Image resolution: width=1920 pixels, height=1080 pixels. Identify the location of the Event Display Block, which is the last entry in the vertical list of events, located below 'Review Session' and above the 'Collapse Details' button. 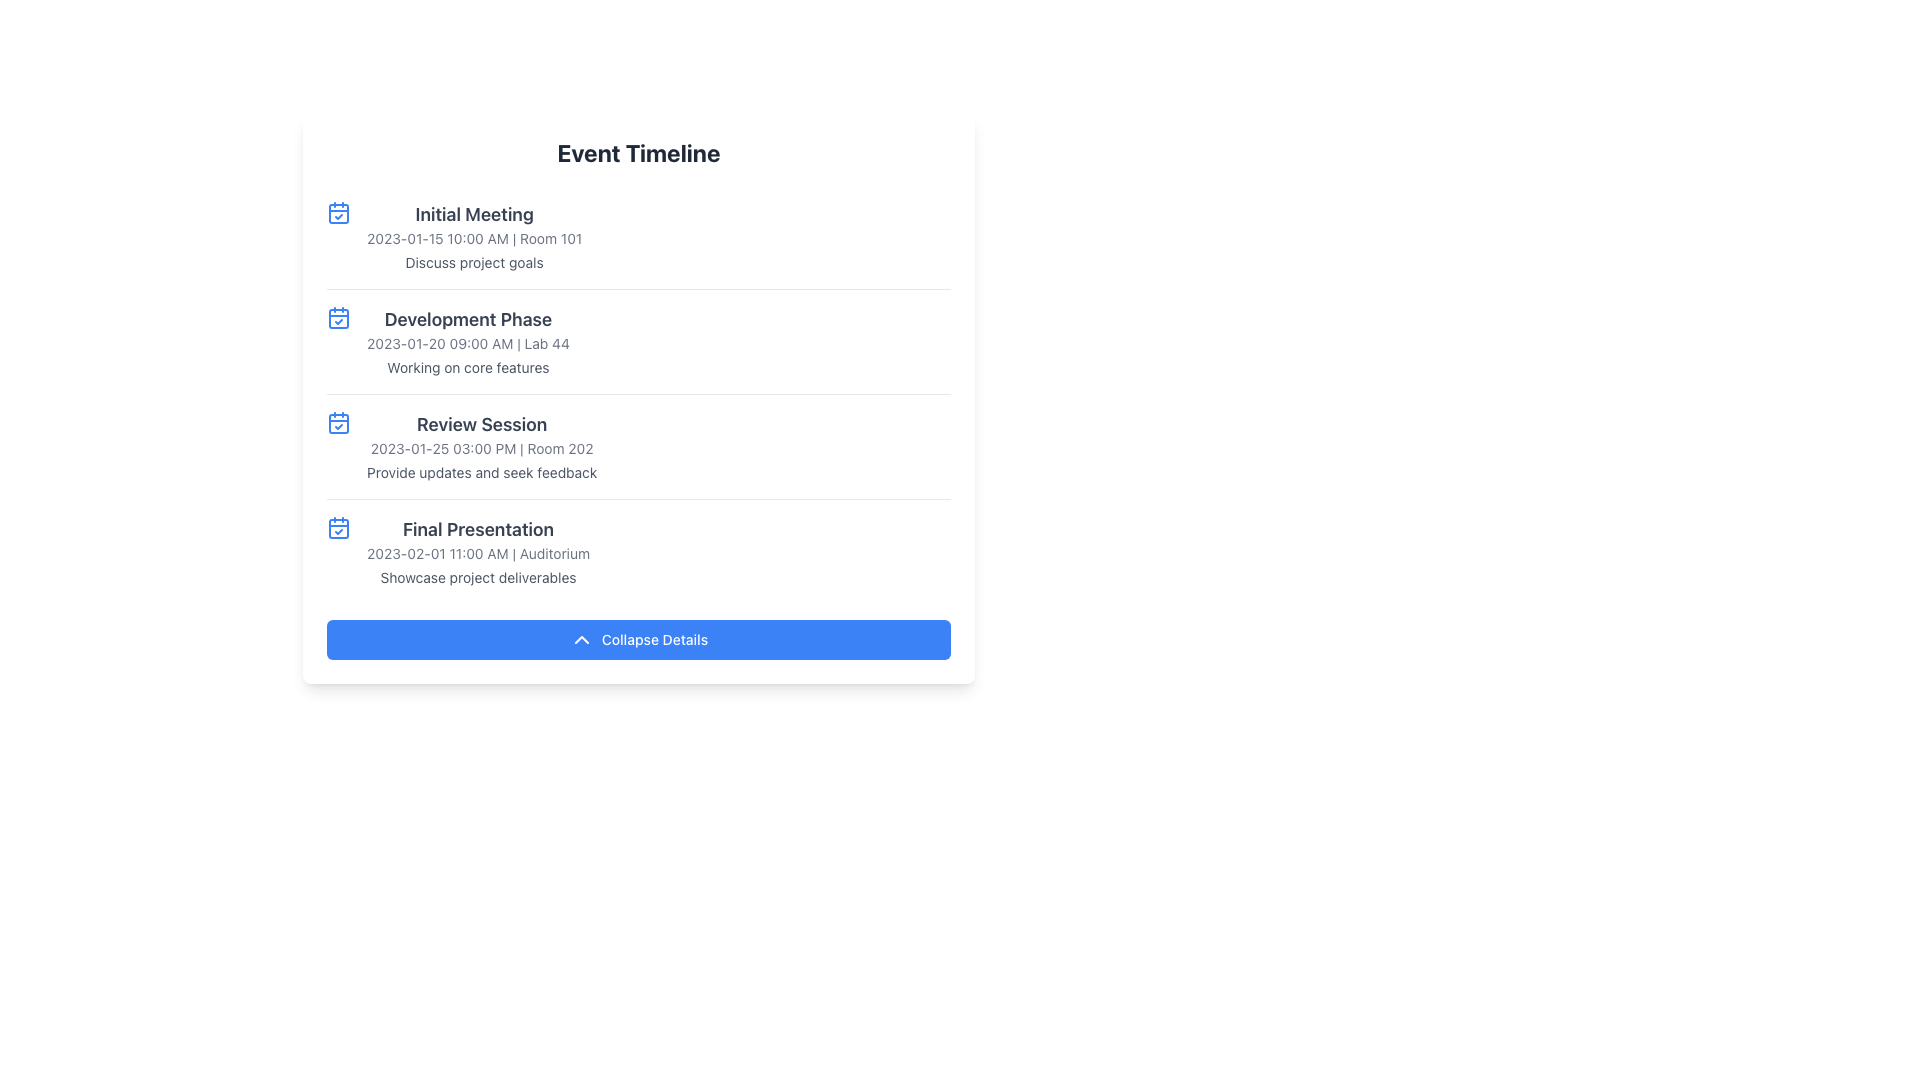
(637, 551).